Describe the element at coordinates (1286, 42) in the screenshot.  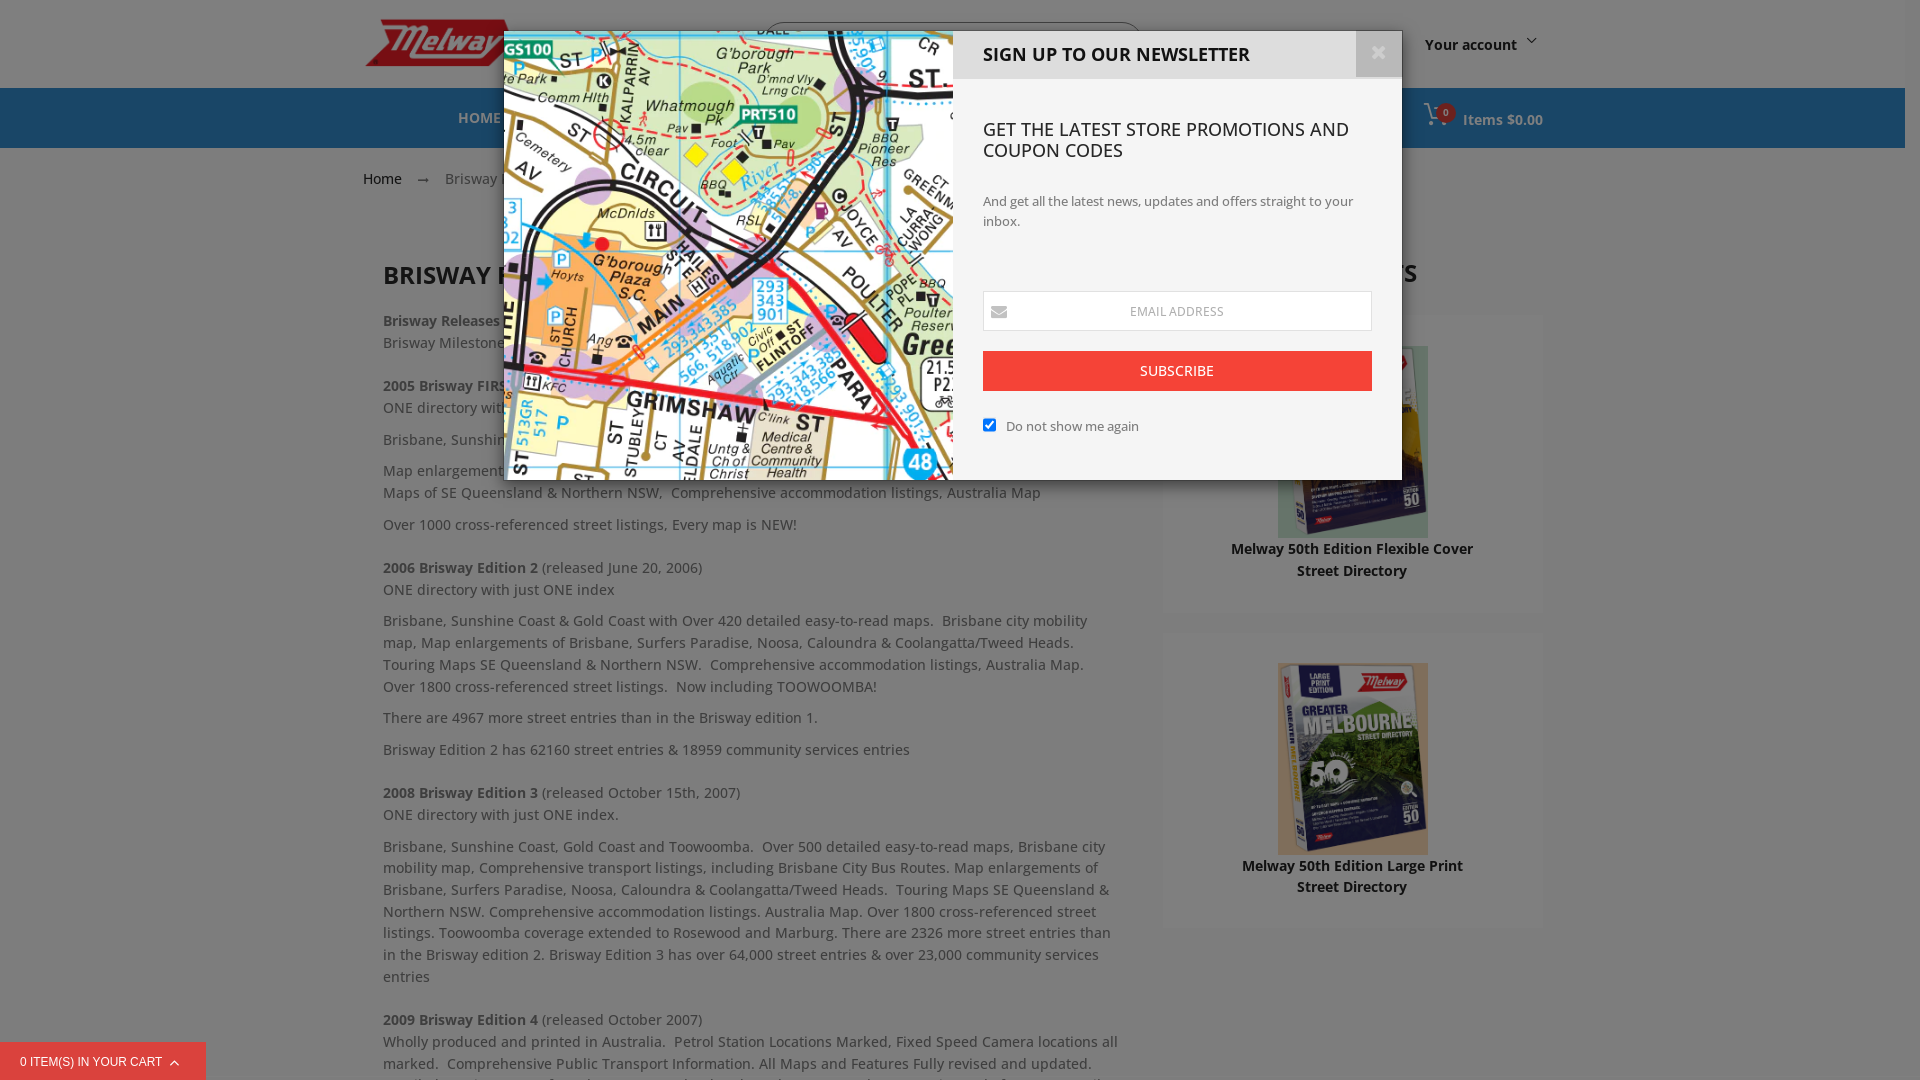
I see `'1300 635 929'` at that location.